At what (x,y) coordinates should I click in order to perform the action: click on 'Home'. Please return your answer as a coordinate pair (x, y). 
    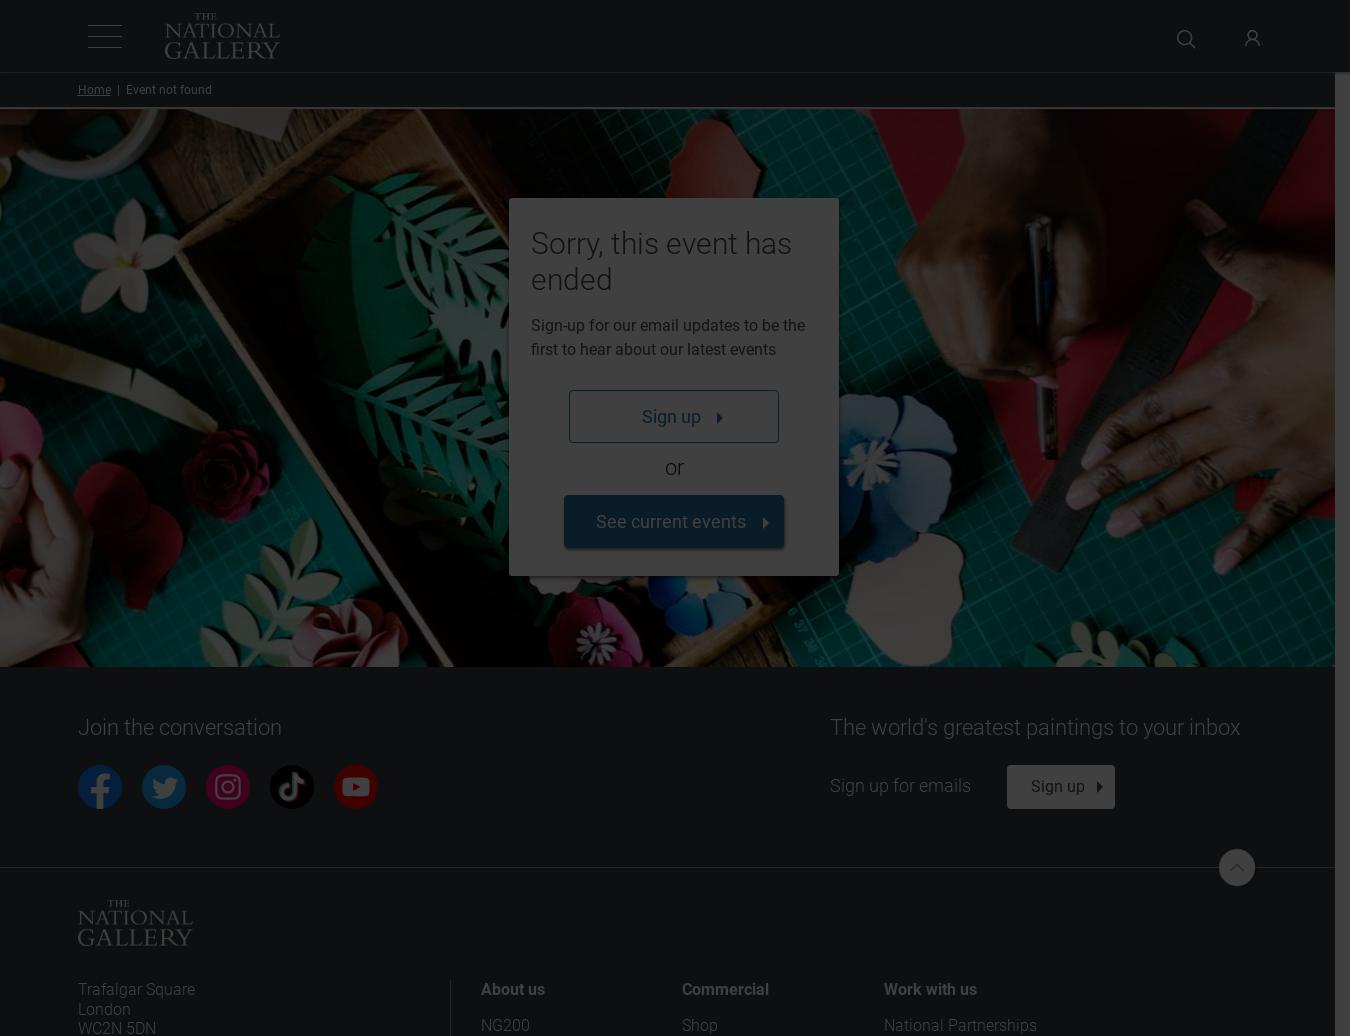
    Looking at the image, I should click on (92, 90).